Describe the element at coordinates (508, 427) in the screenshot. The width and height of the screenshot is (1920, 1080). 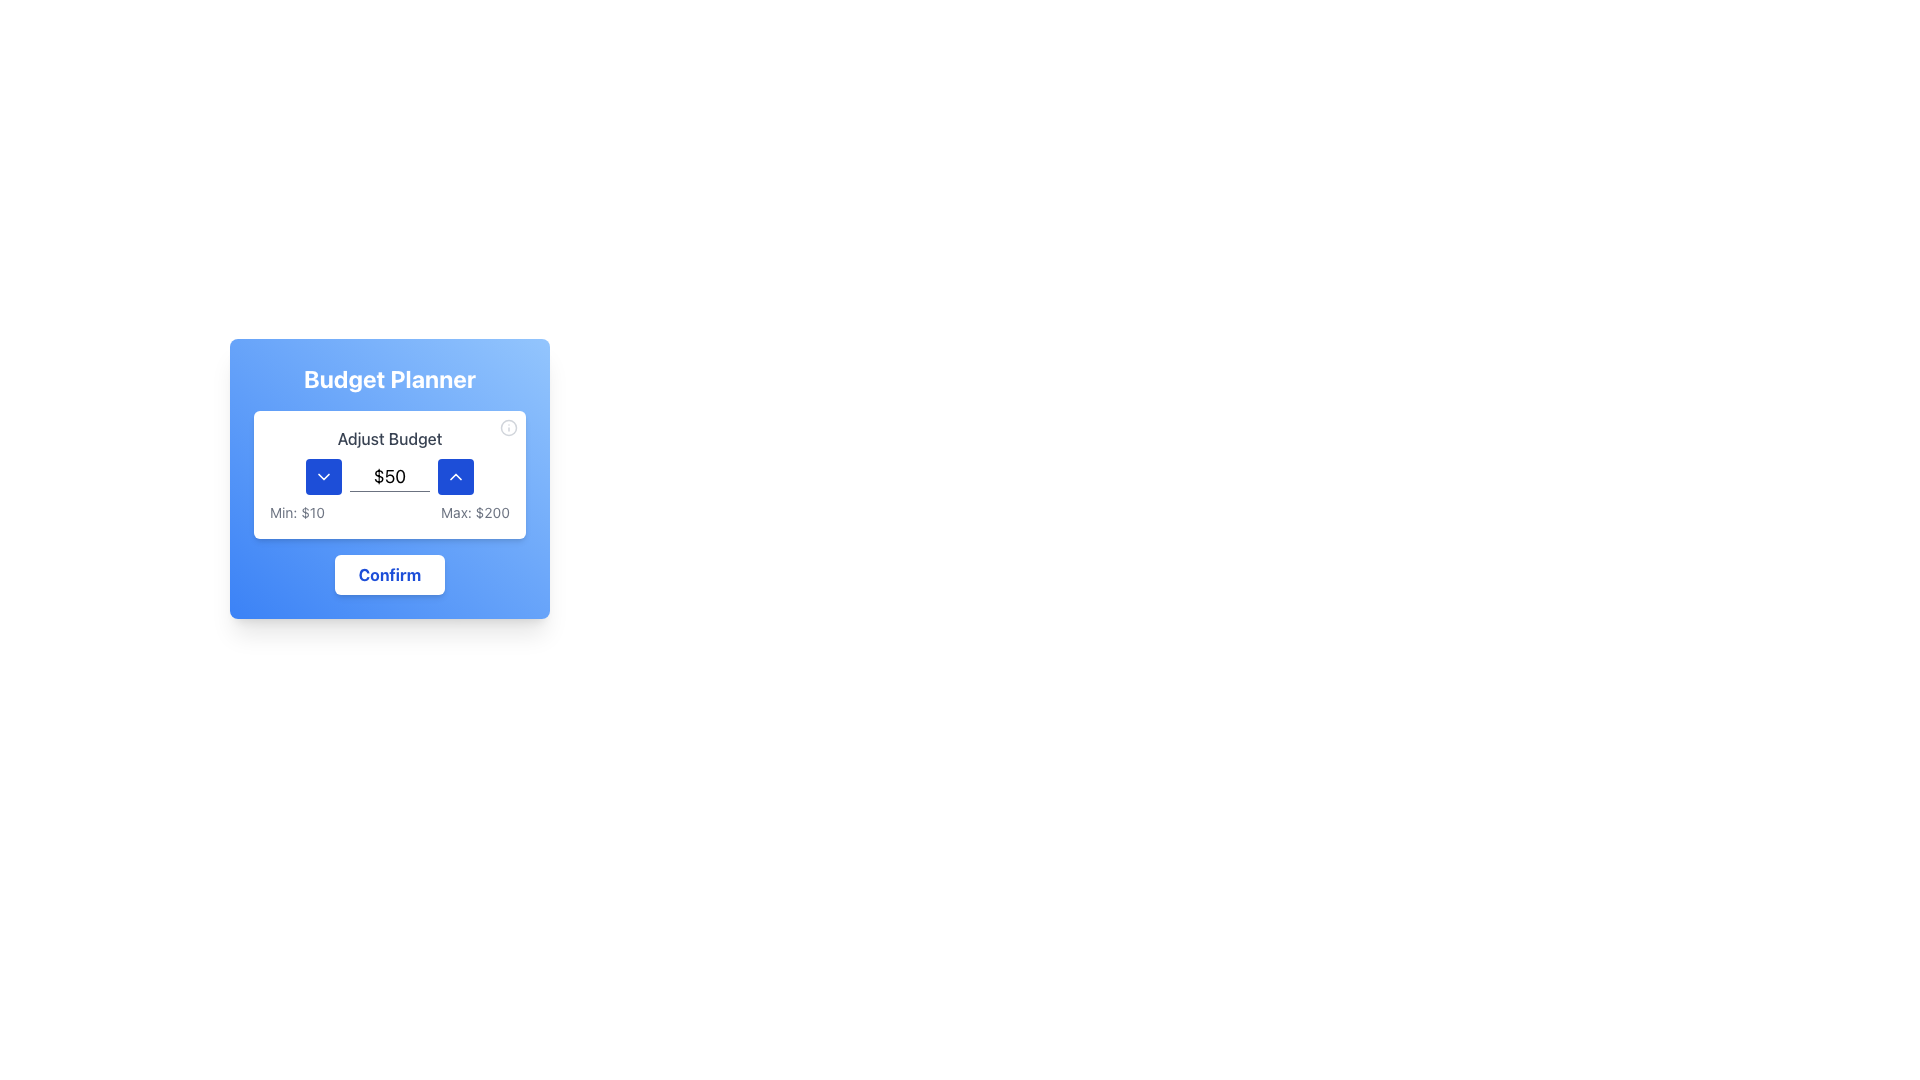
I see `the circular SVG element representing the outer boundary of the 'info' icon located in the upper-right section of the 'Budget Planner' dialog box` at that location.